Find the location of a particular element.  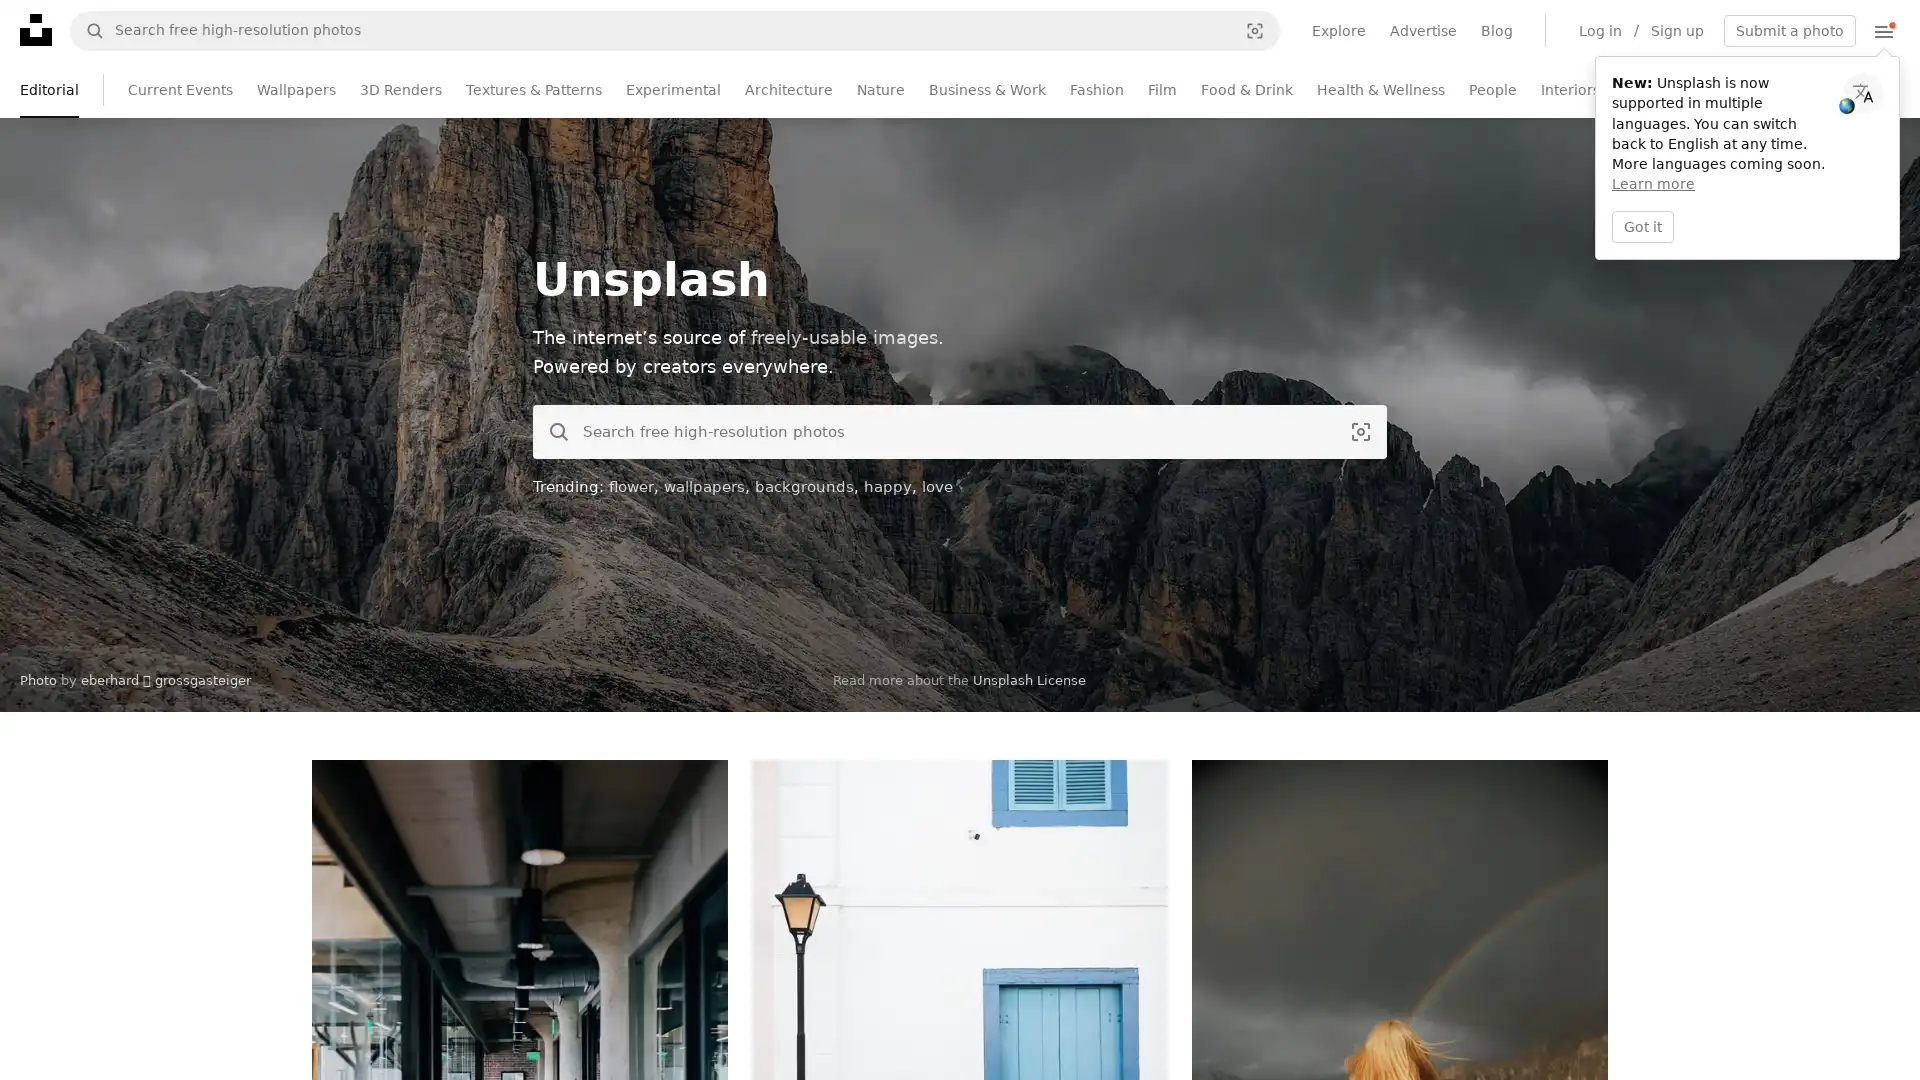

Search Unsplash is located at coordinates (552, 431).